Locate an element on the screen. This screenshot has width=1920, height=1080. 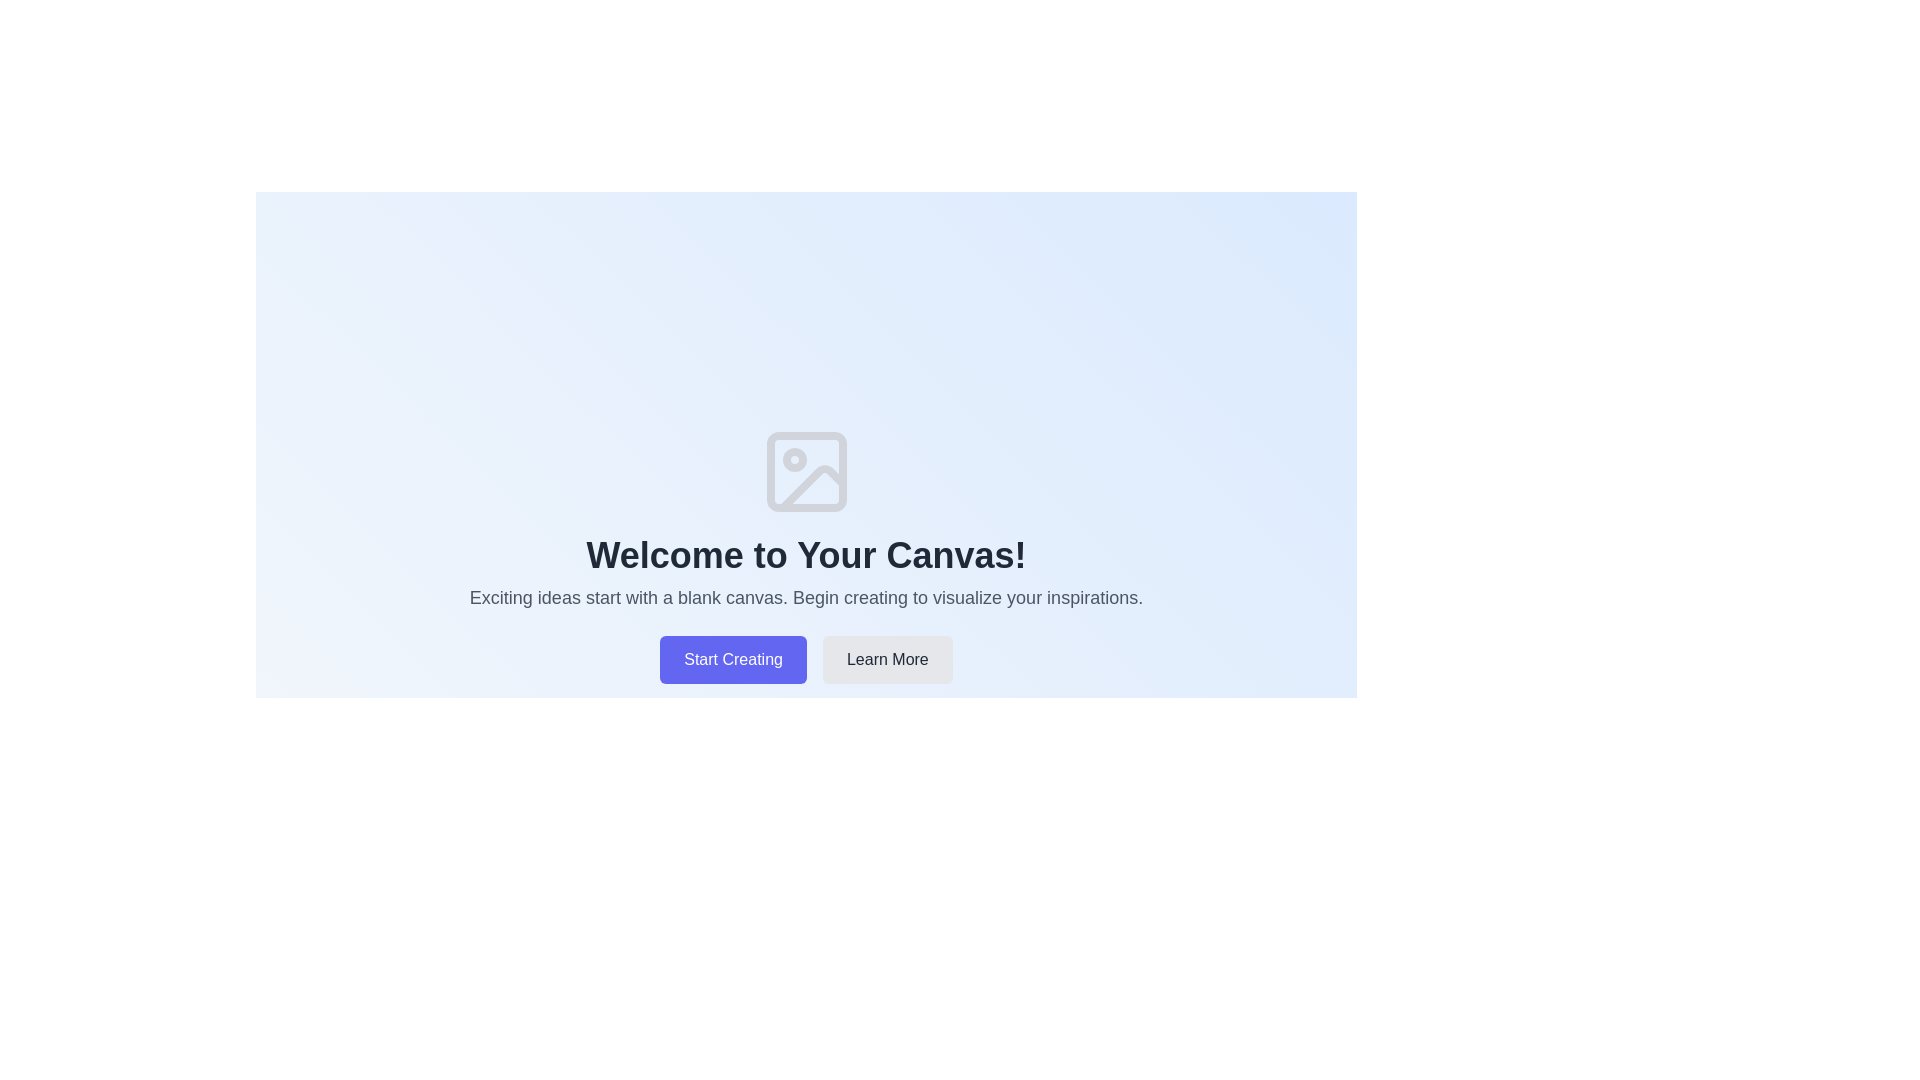
the descriptive text block located beneath the heading 'Welcome to Your Canvas!' and above the buttons 'Start Creating' and 'Learn More' is located at coordinates (806, 596).